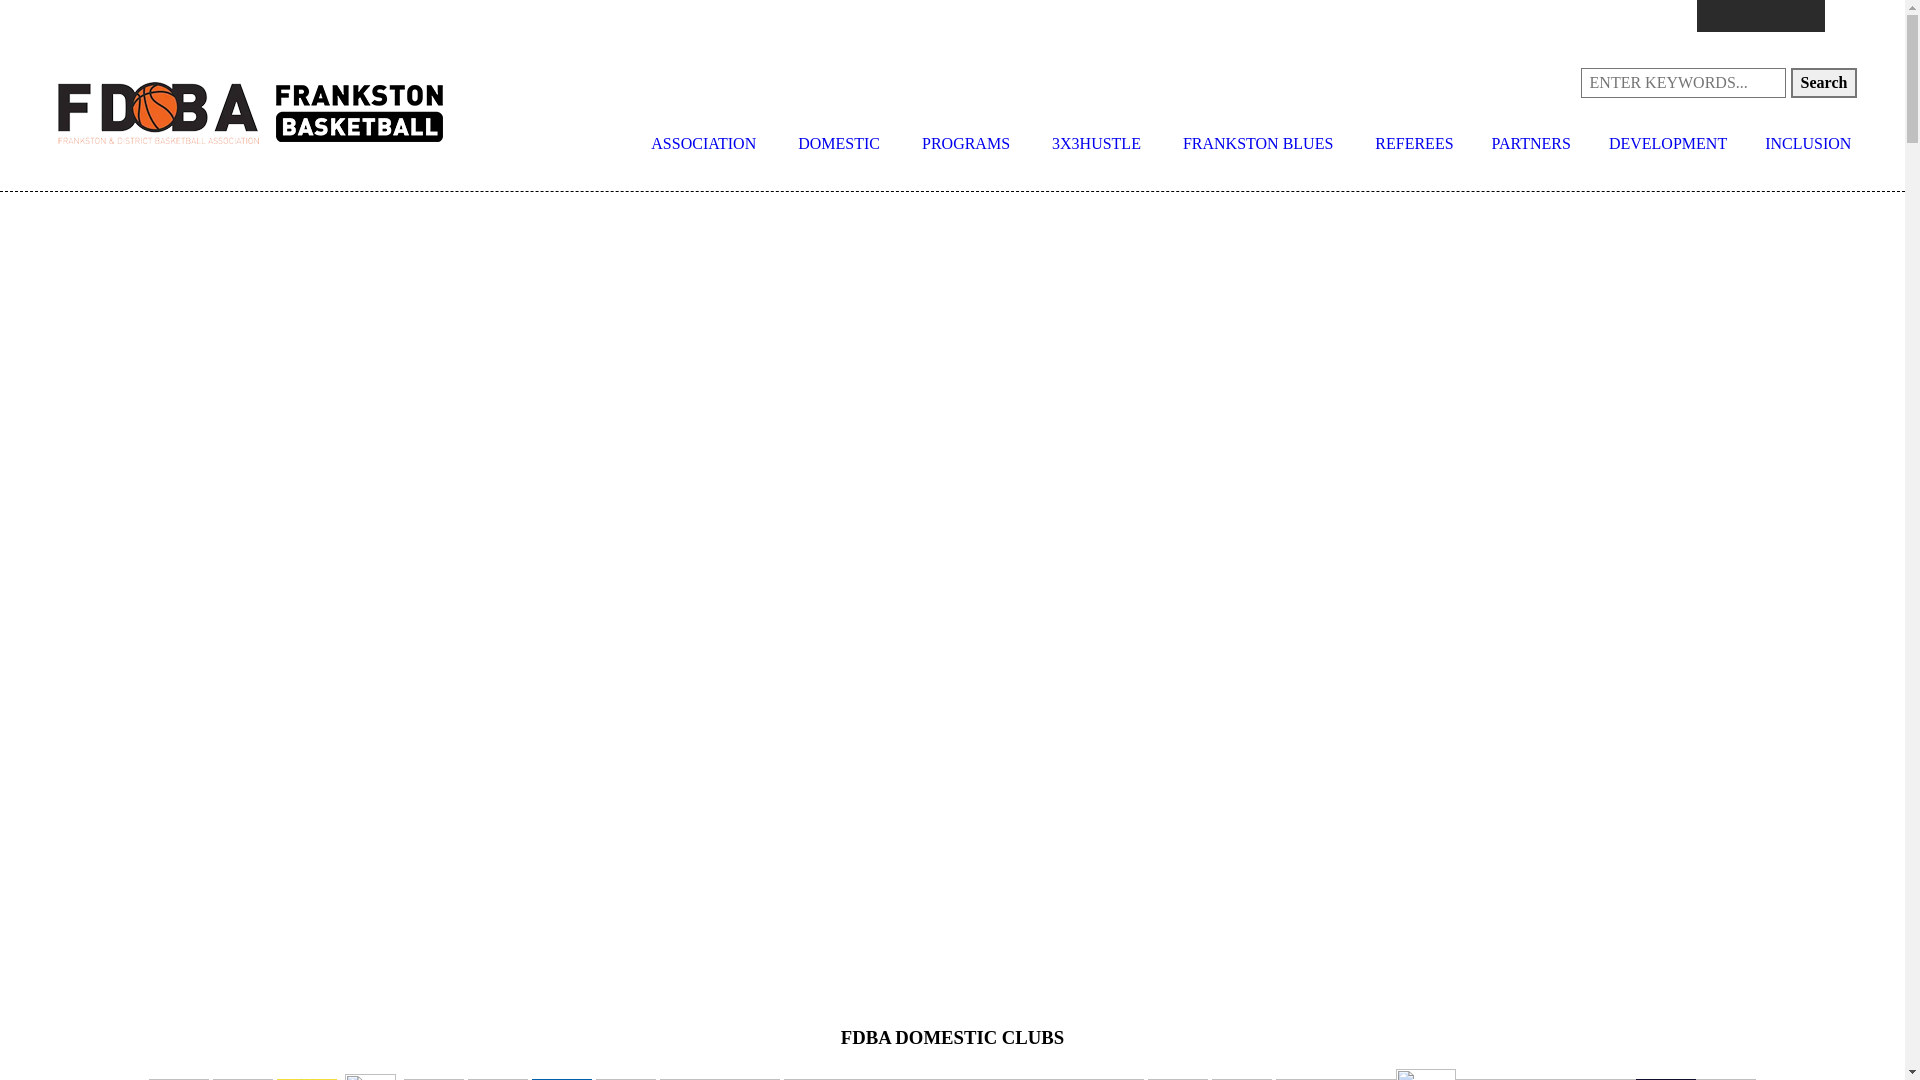 This screenshot has width=1920, height=1080. I want to click on 'FRANKSTON BLUES', so click(1256, 142).